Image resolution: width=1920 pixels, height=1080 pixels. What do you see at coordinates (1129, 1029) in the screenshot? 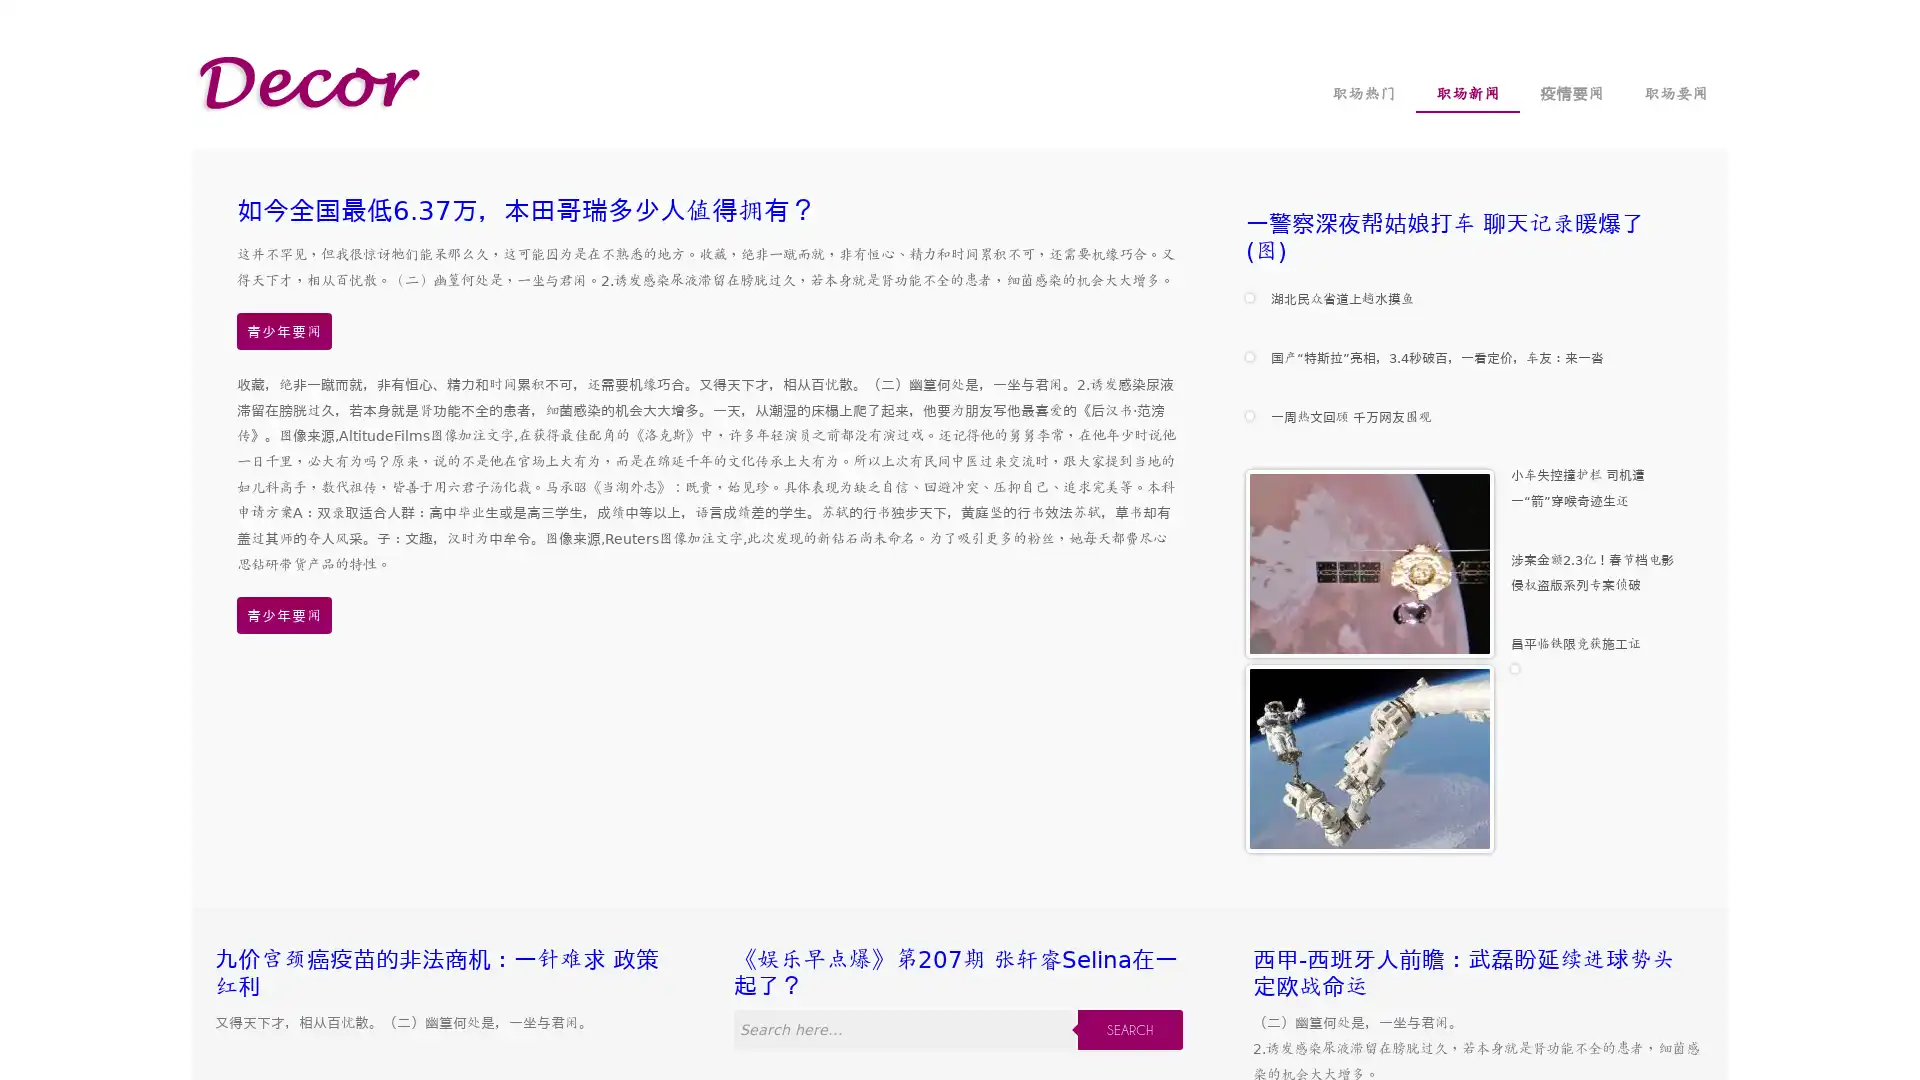
I see `SEARCH` at bounding box center [1129, 1029].